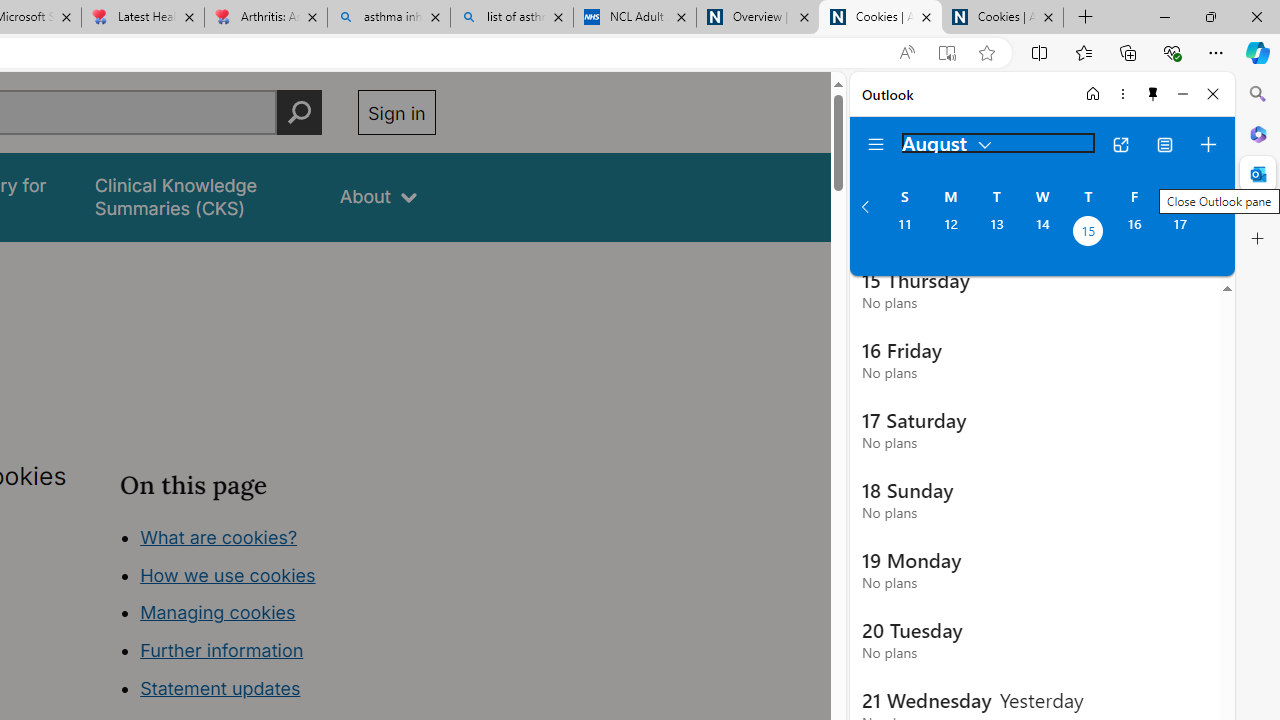 The width and height of the screenshot is (1280, 720). I want to click on 'list of asthma inhalers uk - Search', so click(512, 17).